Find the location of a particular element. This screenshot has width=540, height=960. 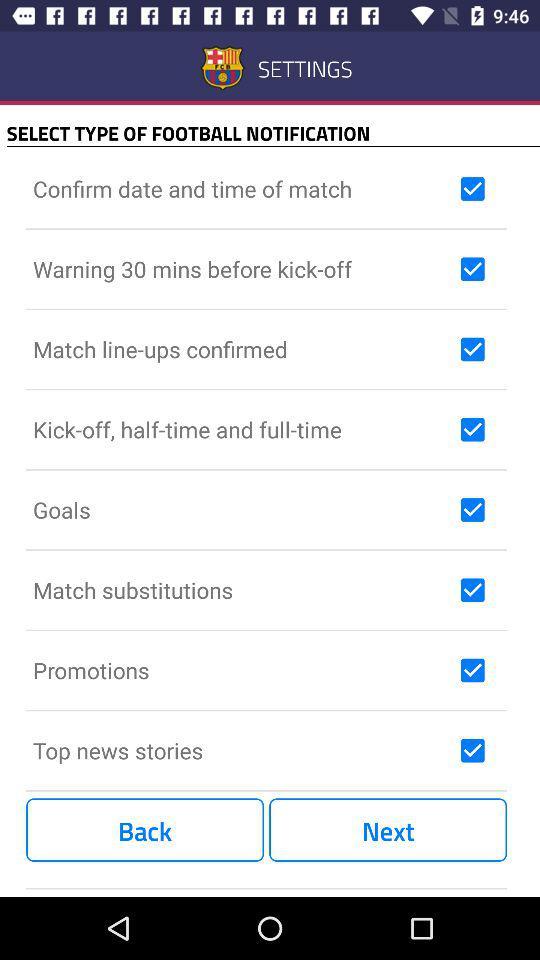

top news stories check box is located at coordinates (472, 749).